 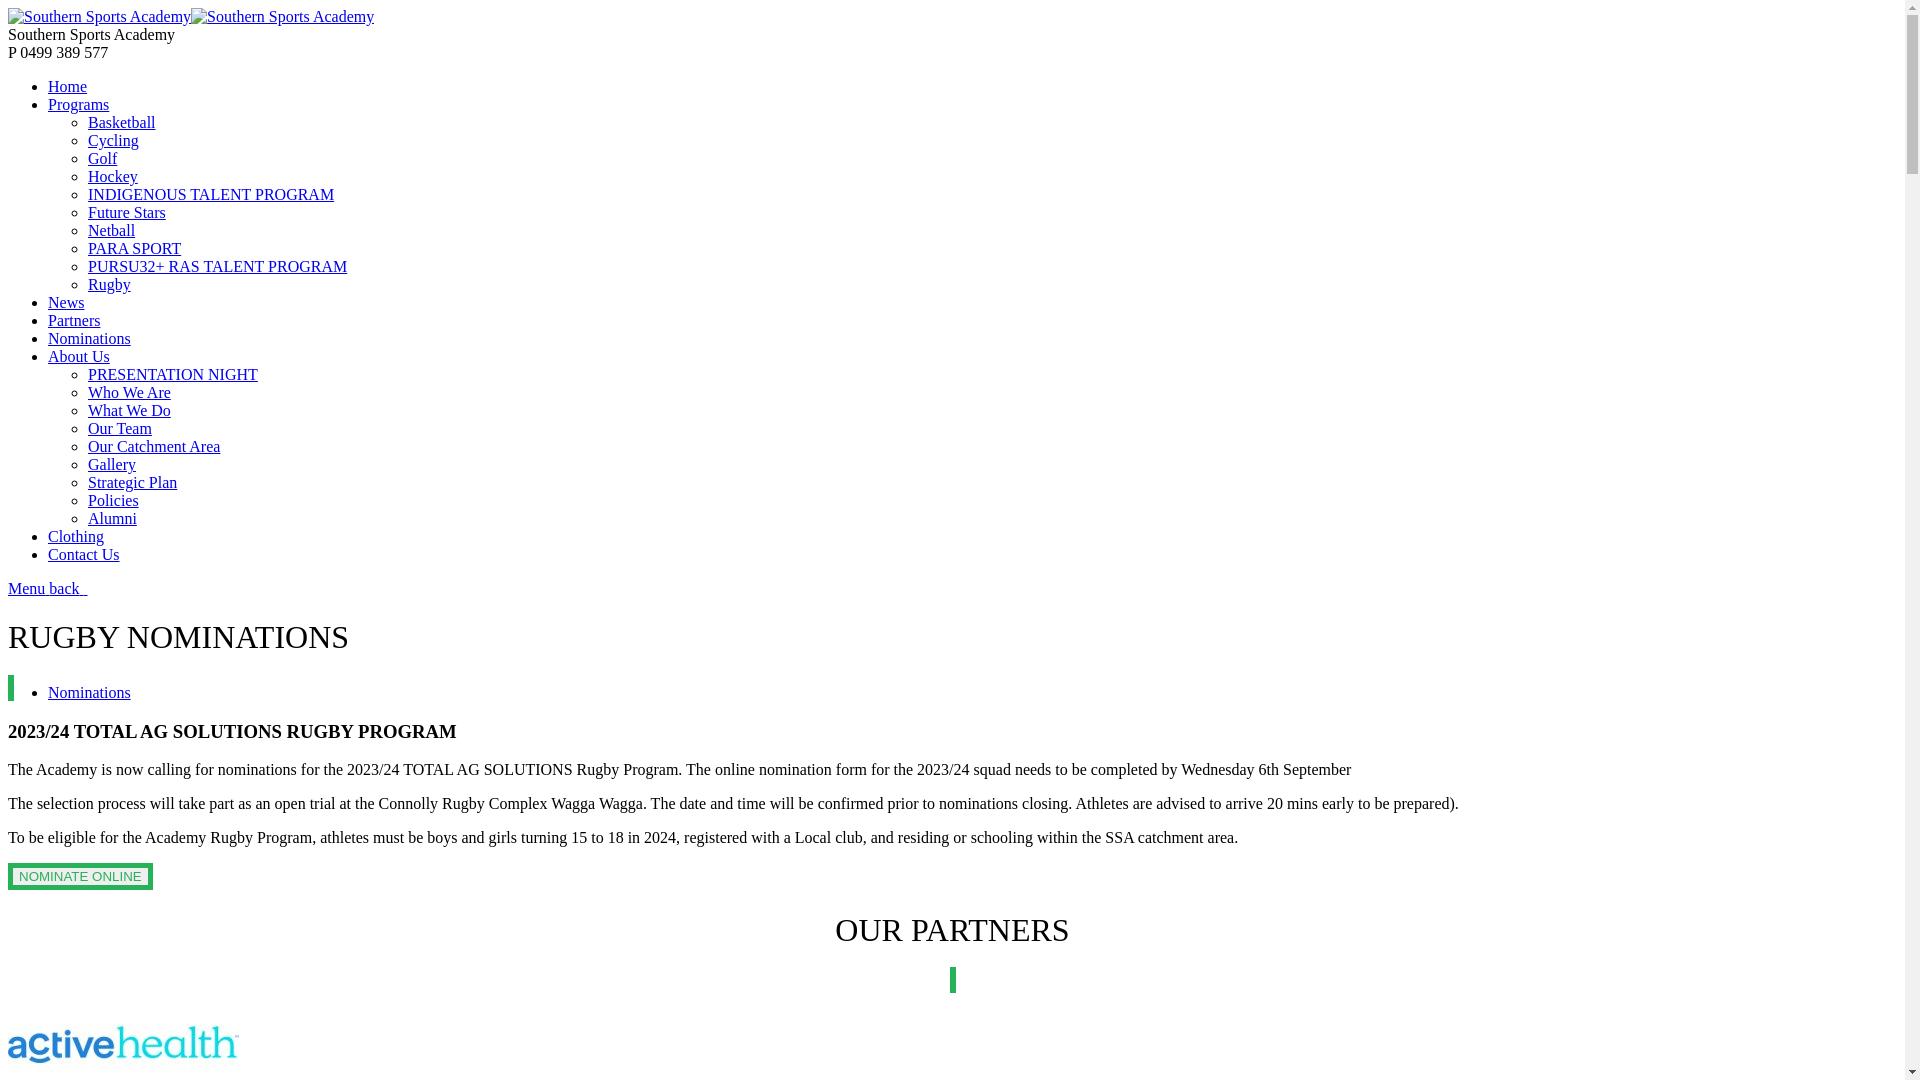 What do you see at coordinates (112, 139) in the screenshot?
I see `'Cycling'` at bounding box center [112, 139].